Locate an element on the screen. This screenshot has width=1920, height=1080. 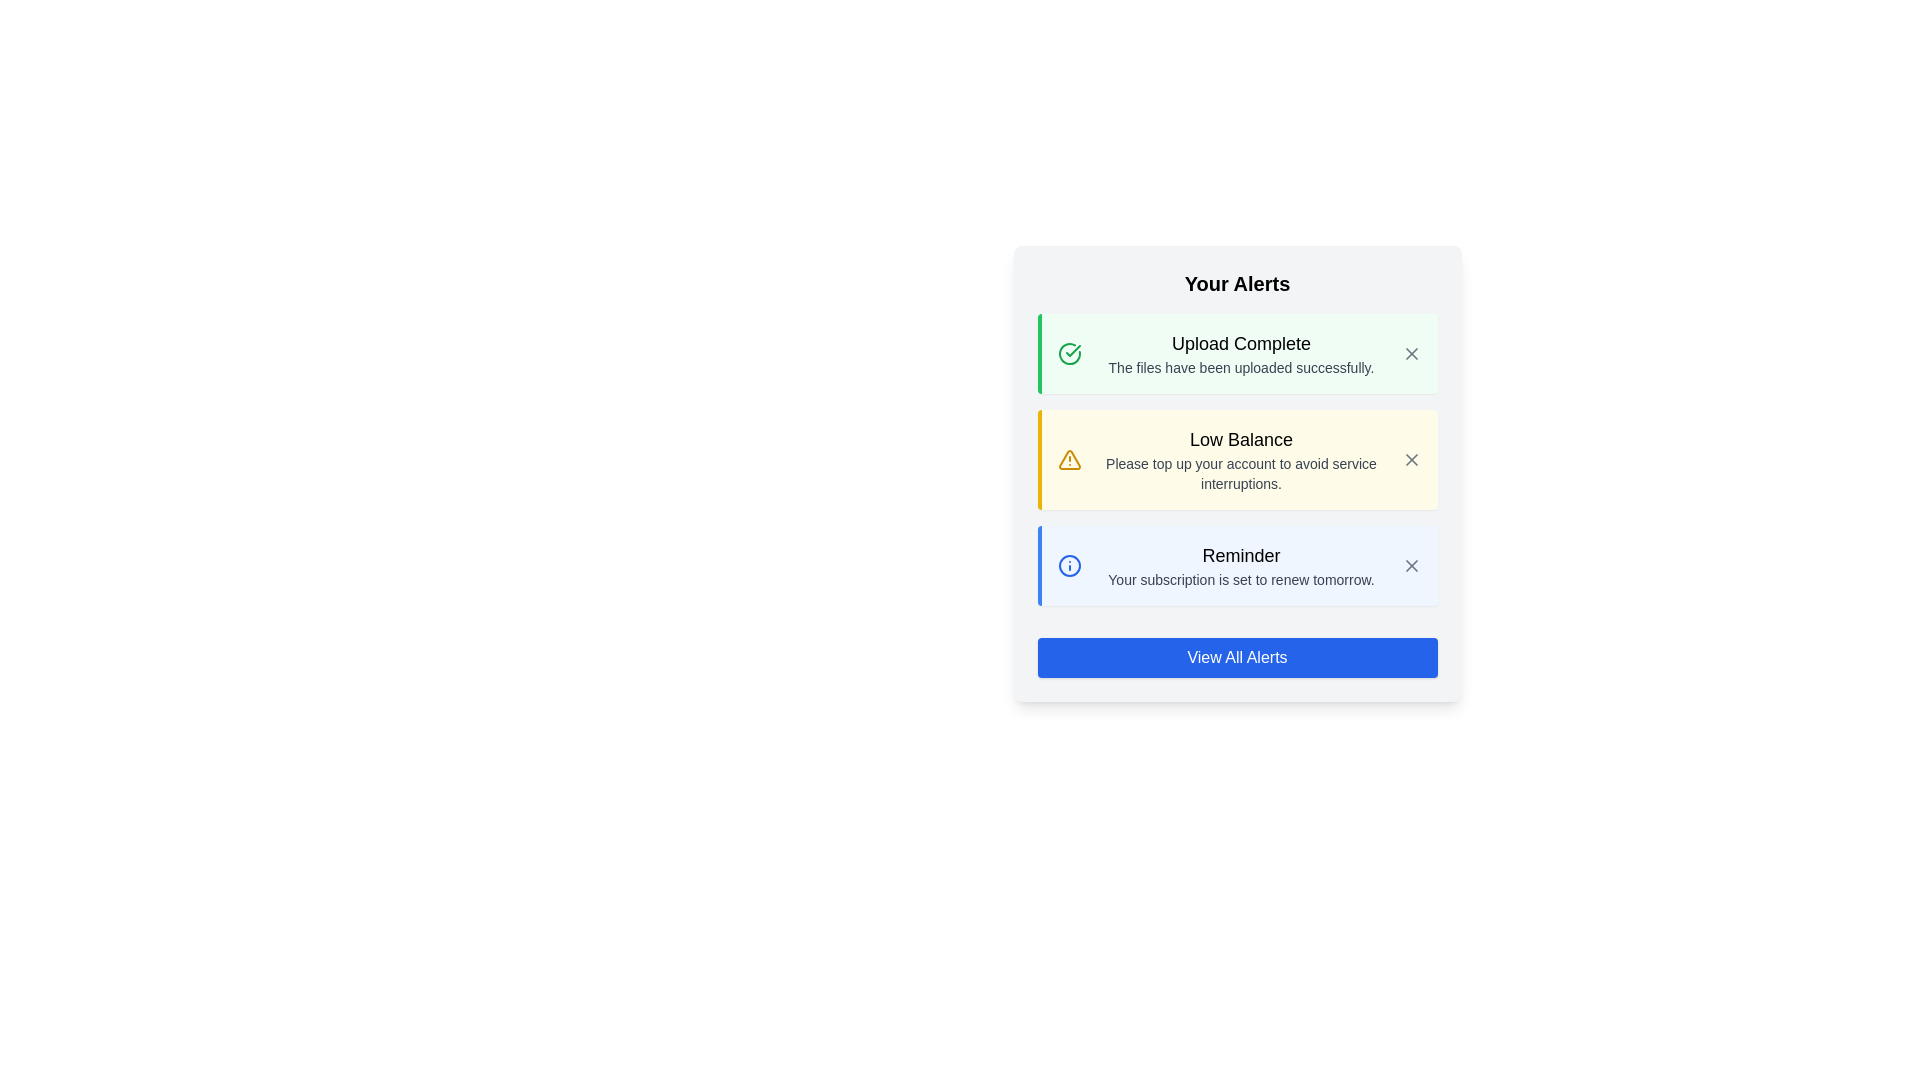
the green checkmark icon with a white background located in the 'Upload Complete' alert box at the top-left corner is located at coordinates (1068, 353).